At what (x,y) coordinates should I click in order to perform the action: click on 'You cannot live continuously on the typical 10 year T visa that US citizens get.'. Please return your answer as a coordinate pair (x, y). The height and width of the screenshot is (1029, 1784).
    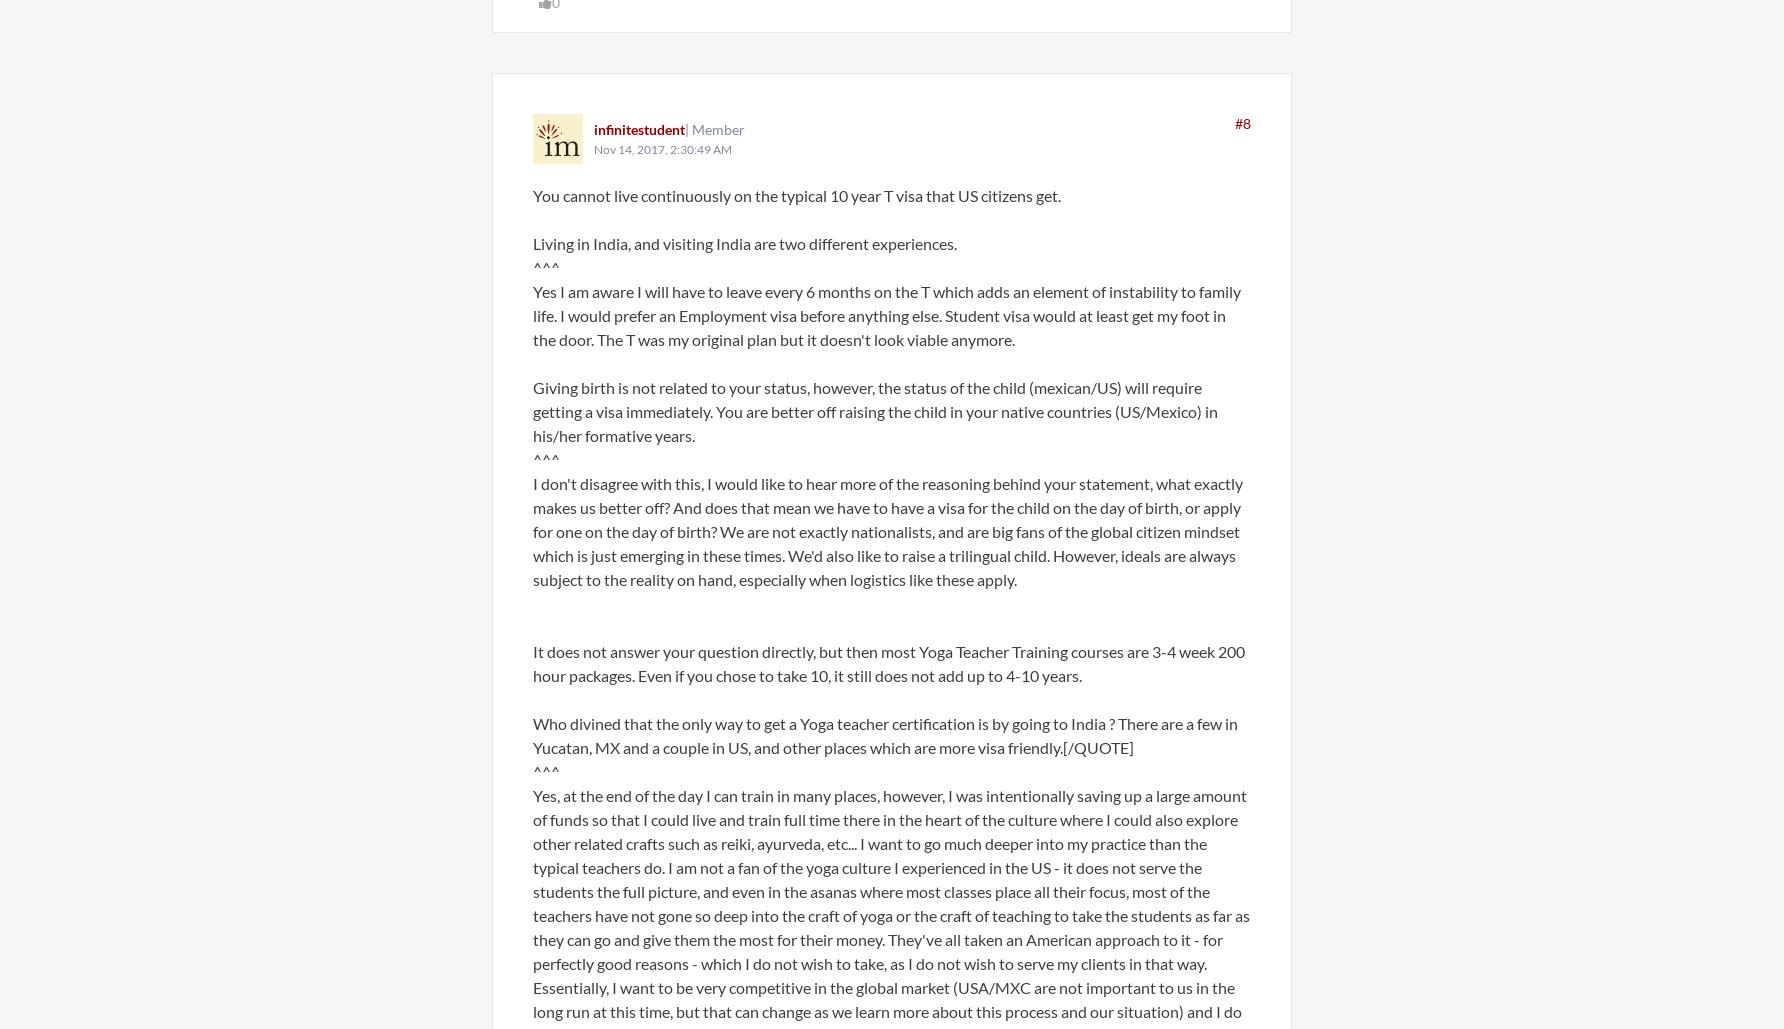
    Looking at the image, I should click on (795, 195).